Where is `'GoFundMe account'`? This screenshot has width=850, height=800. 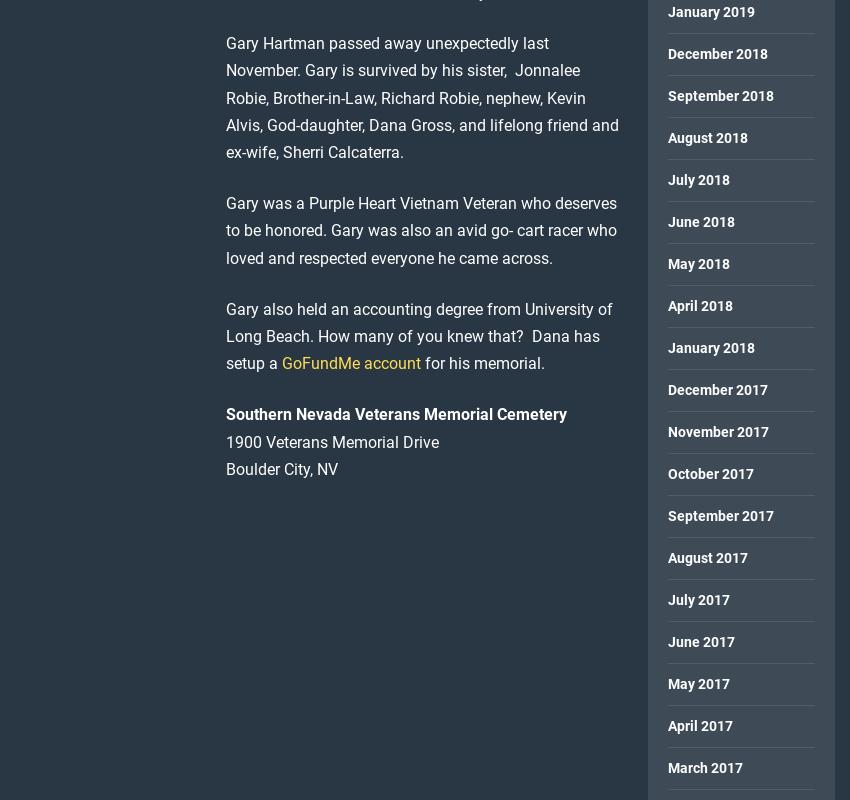 'GoFundMe account' is located at coordinates (350, 363).